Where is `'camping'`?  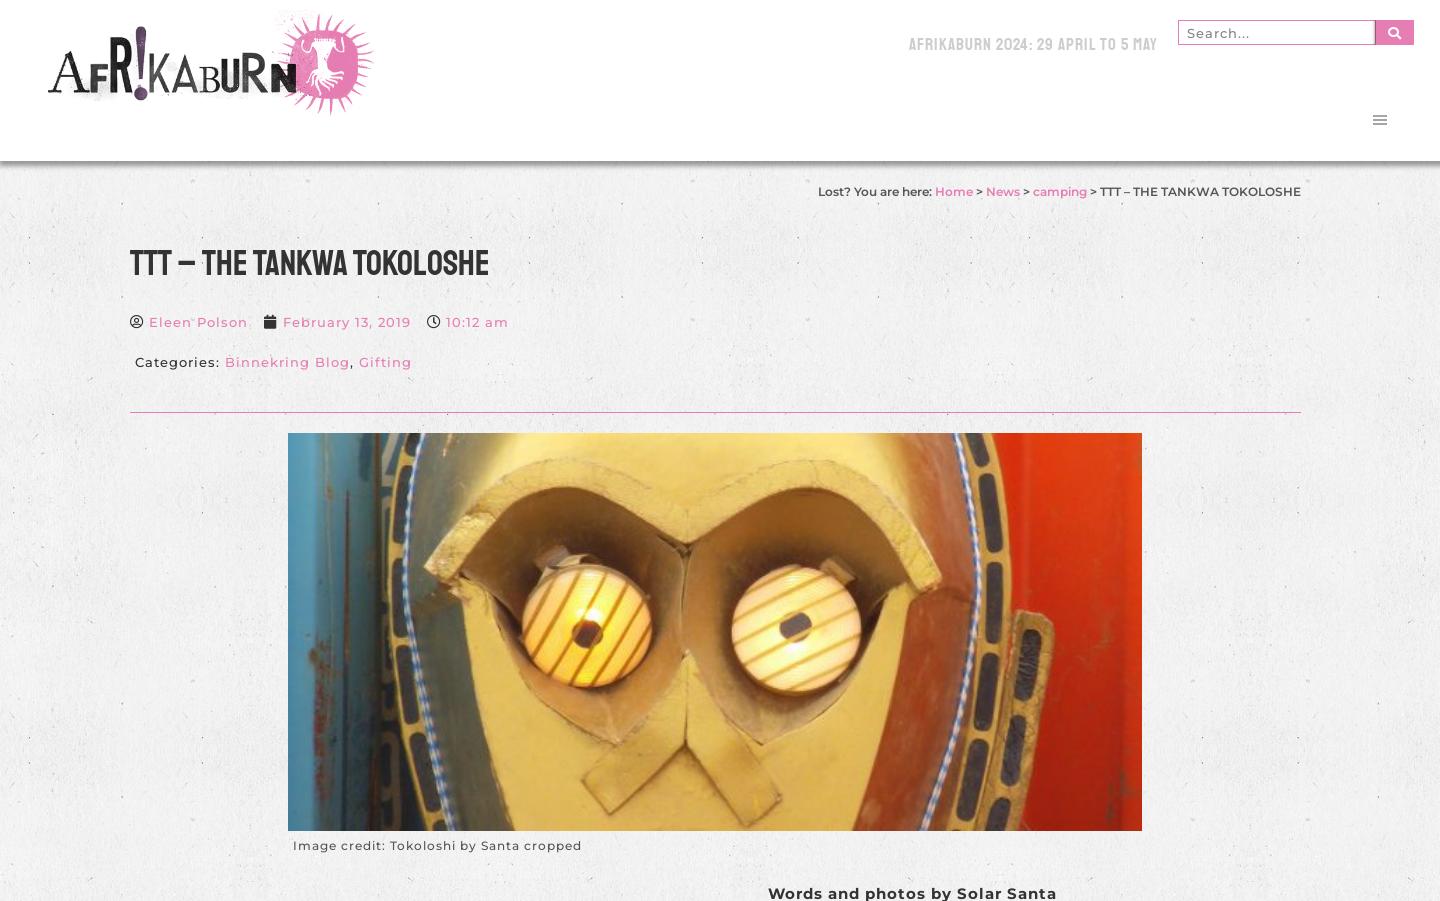 'camping' is located at coordinates (1058, 190).